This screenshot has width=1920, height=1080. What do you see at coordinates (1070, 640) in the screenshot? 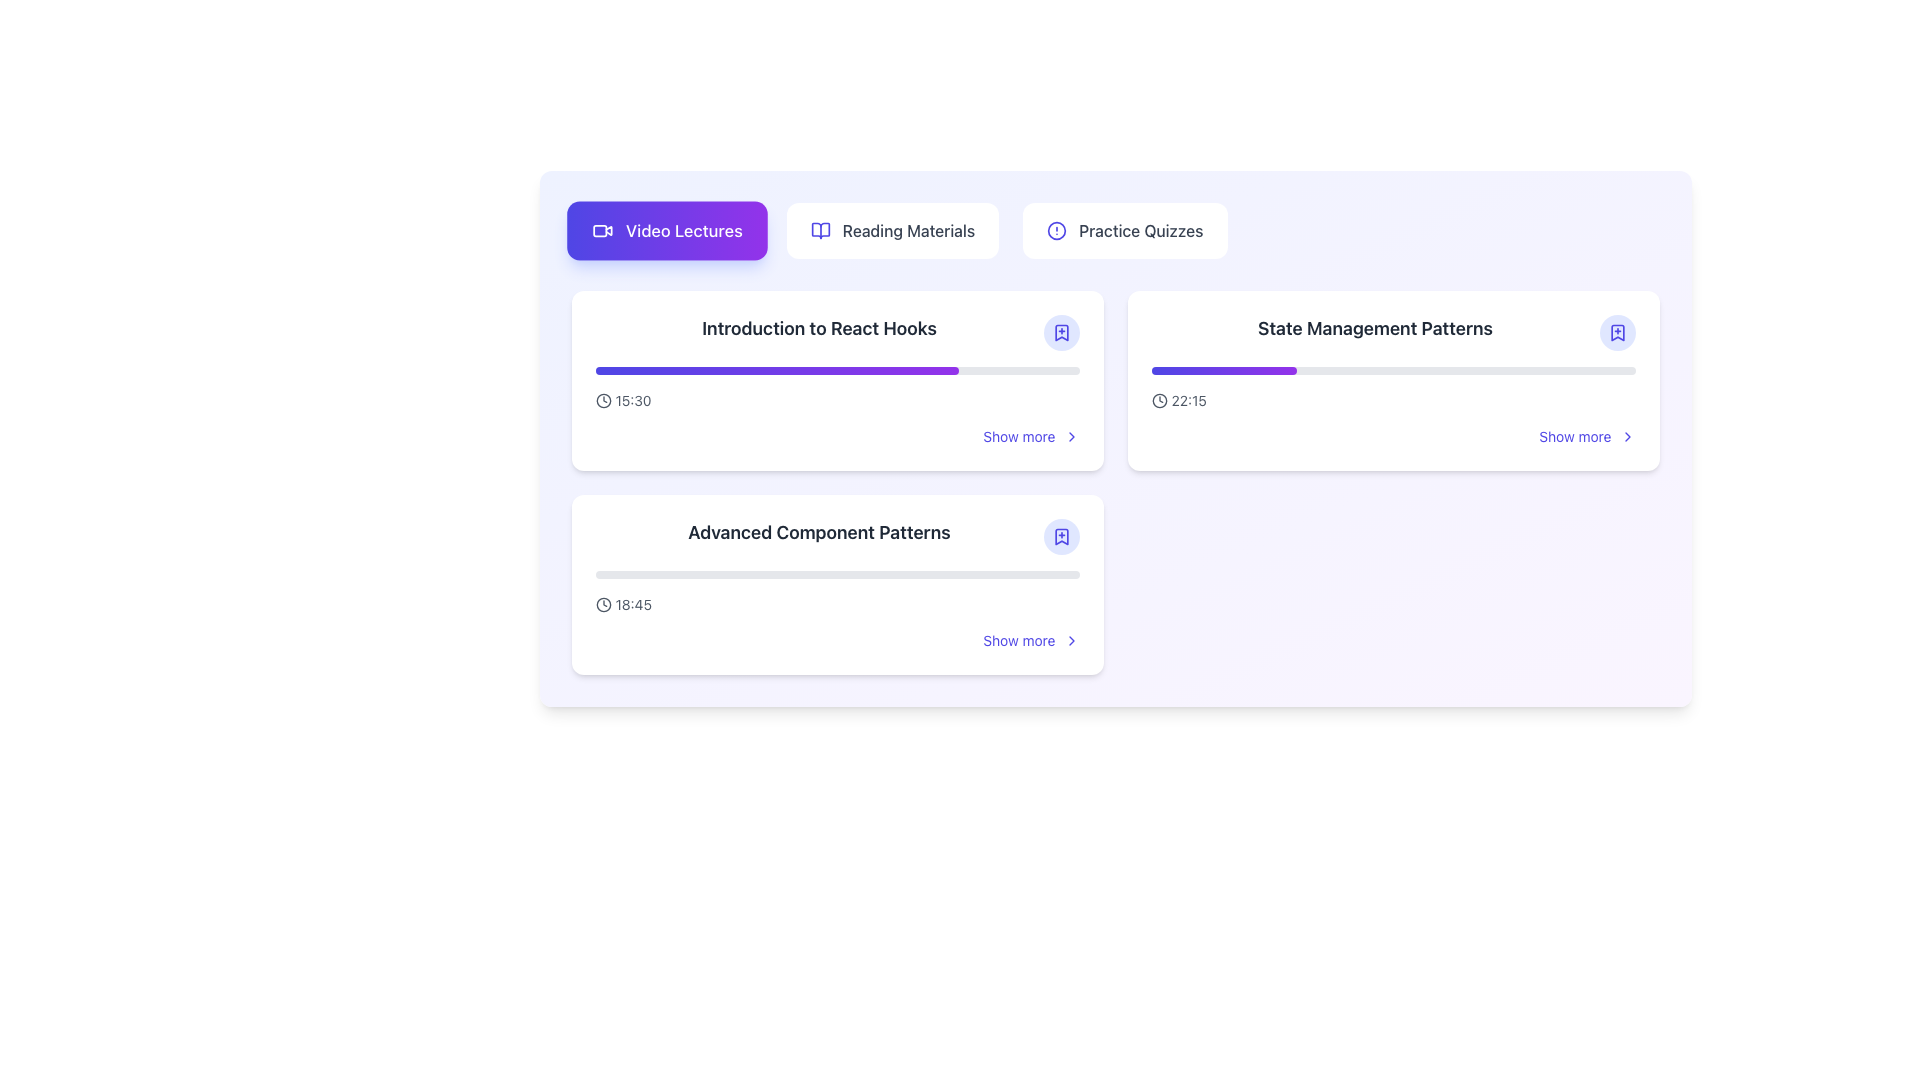
I see `the right-facing chevron icon located in the 'Show more' text block at the bottom-right corner of the 'Advanced Component Patterns' card` at bounding box center [1070, 640].